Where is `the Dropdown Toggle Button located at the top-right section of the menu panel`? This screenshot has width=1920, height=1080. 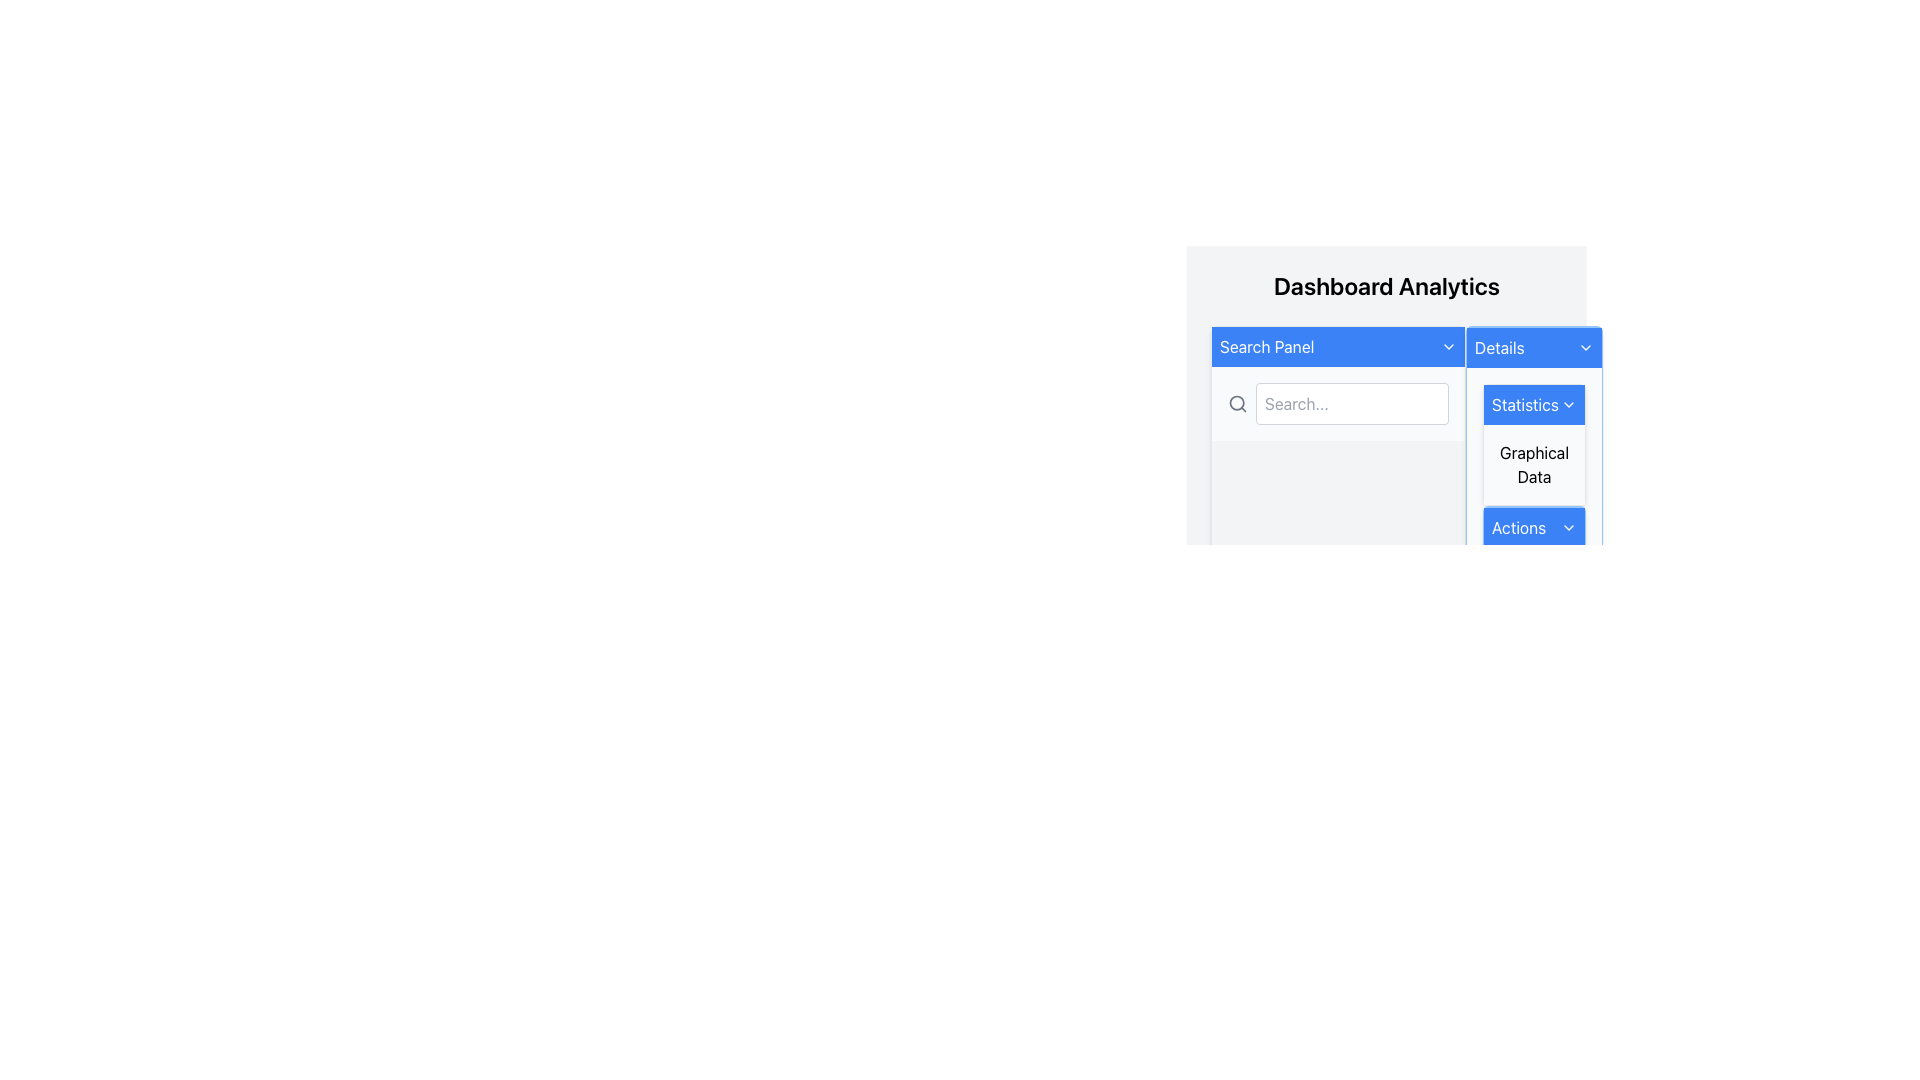 the Dropdown Toggle Button located at the top-right section of the menu panel is located at coordinates (1533, 346).